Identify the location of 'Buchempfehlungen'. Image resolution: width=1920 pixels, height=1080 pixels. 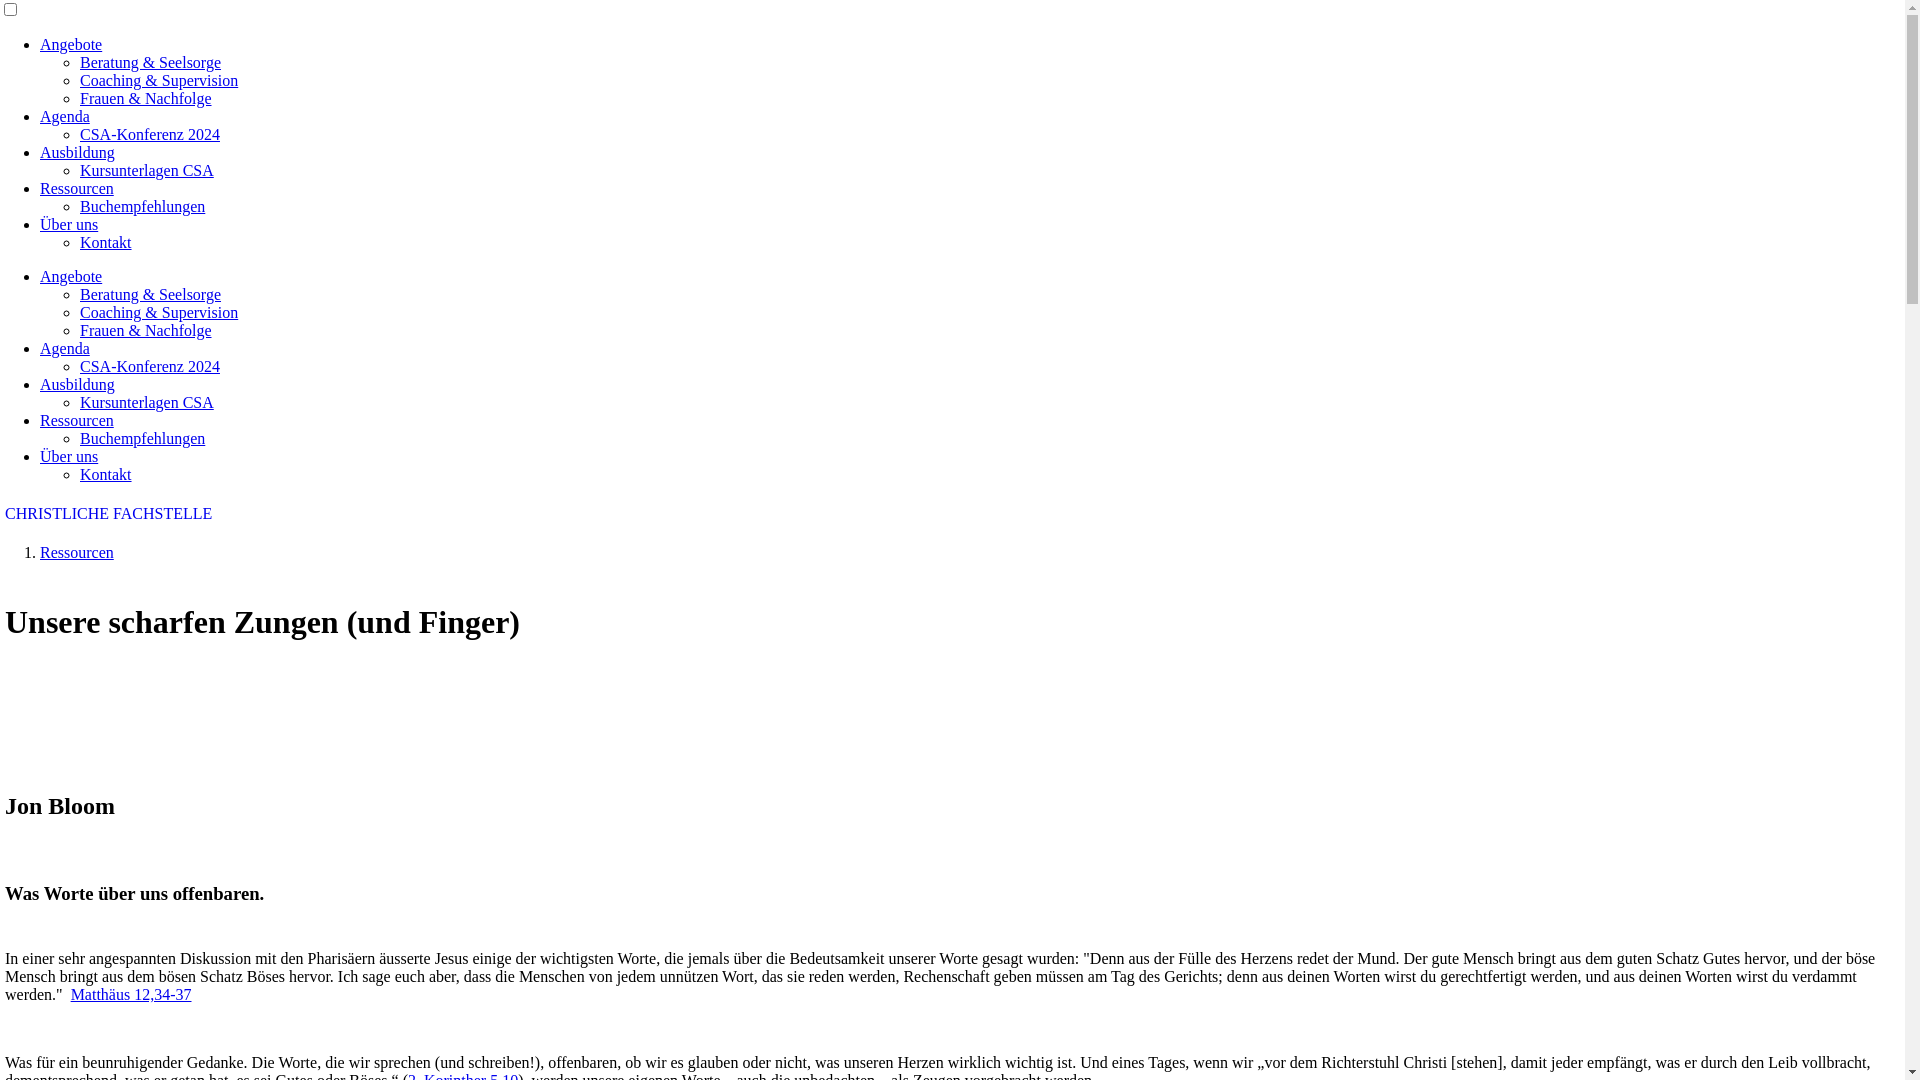
(141, 437).